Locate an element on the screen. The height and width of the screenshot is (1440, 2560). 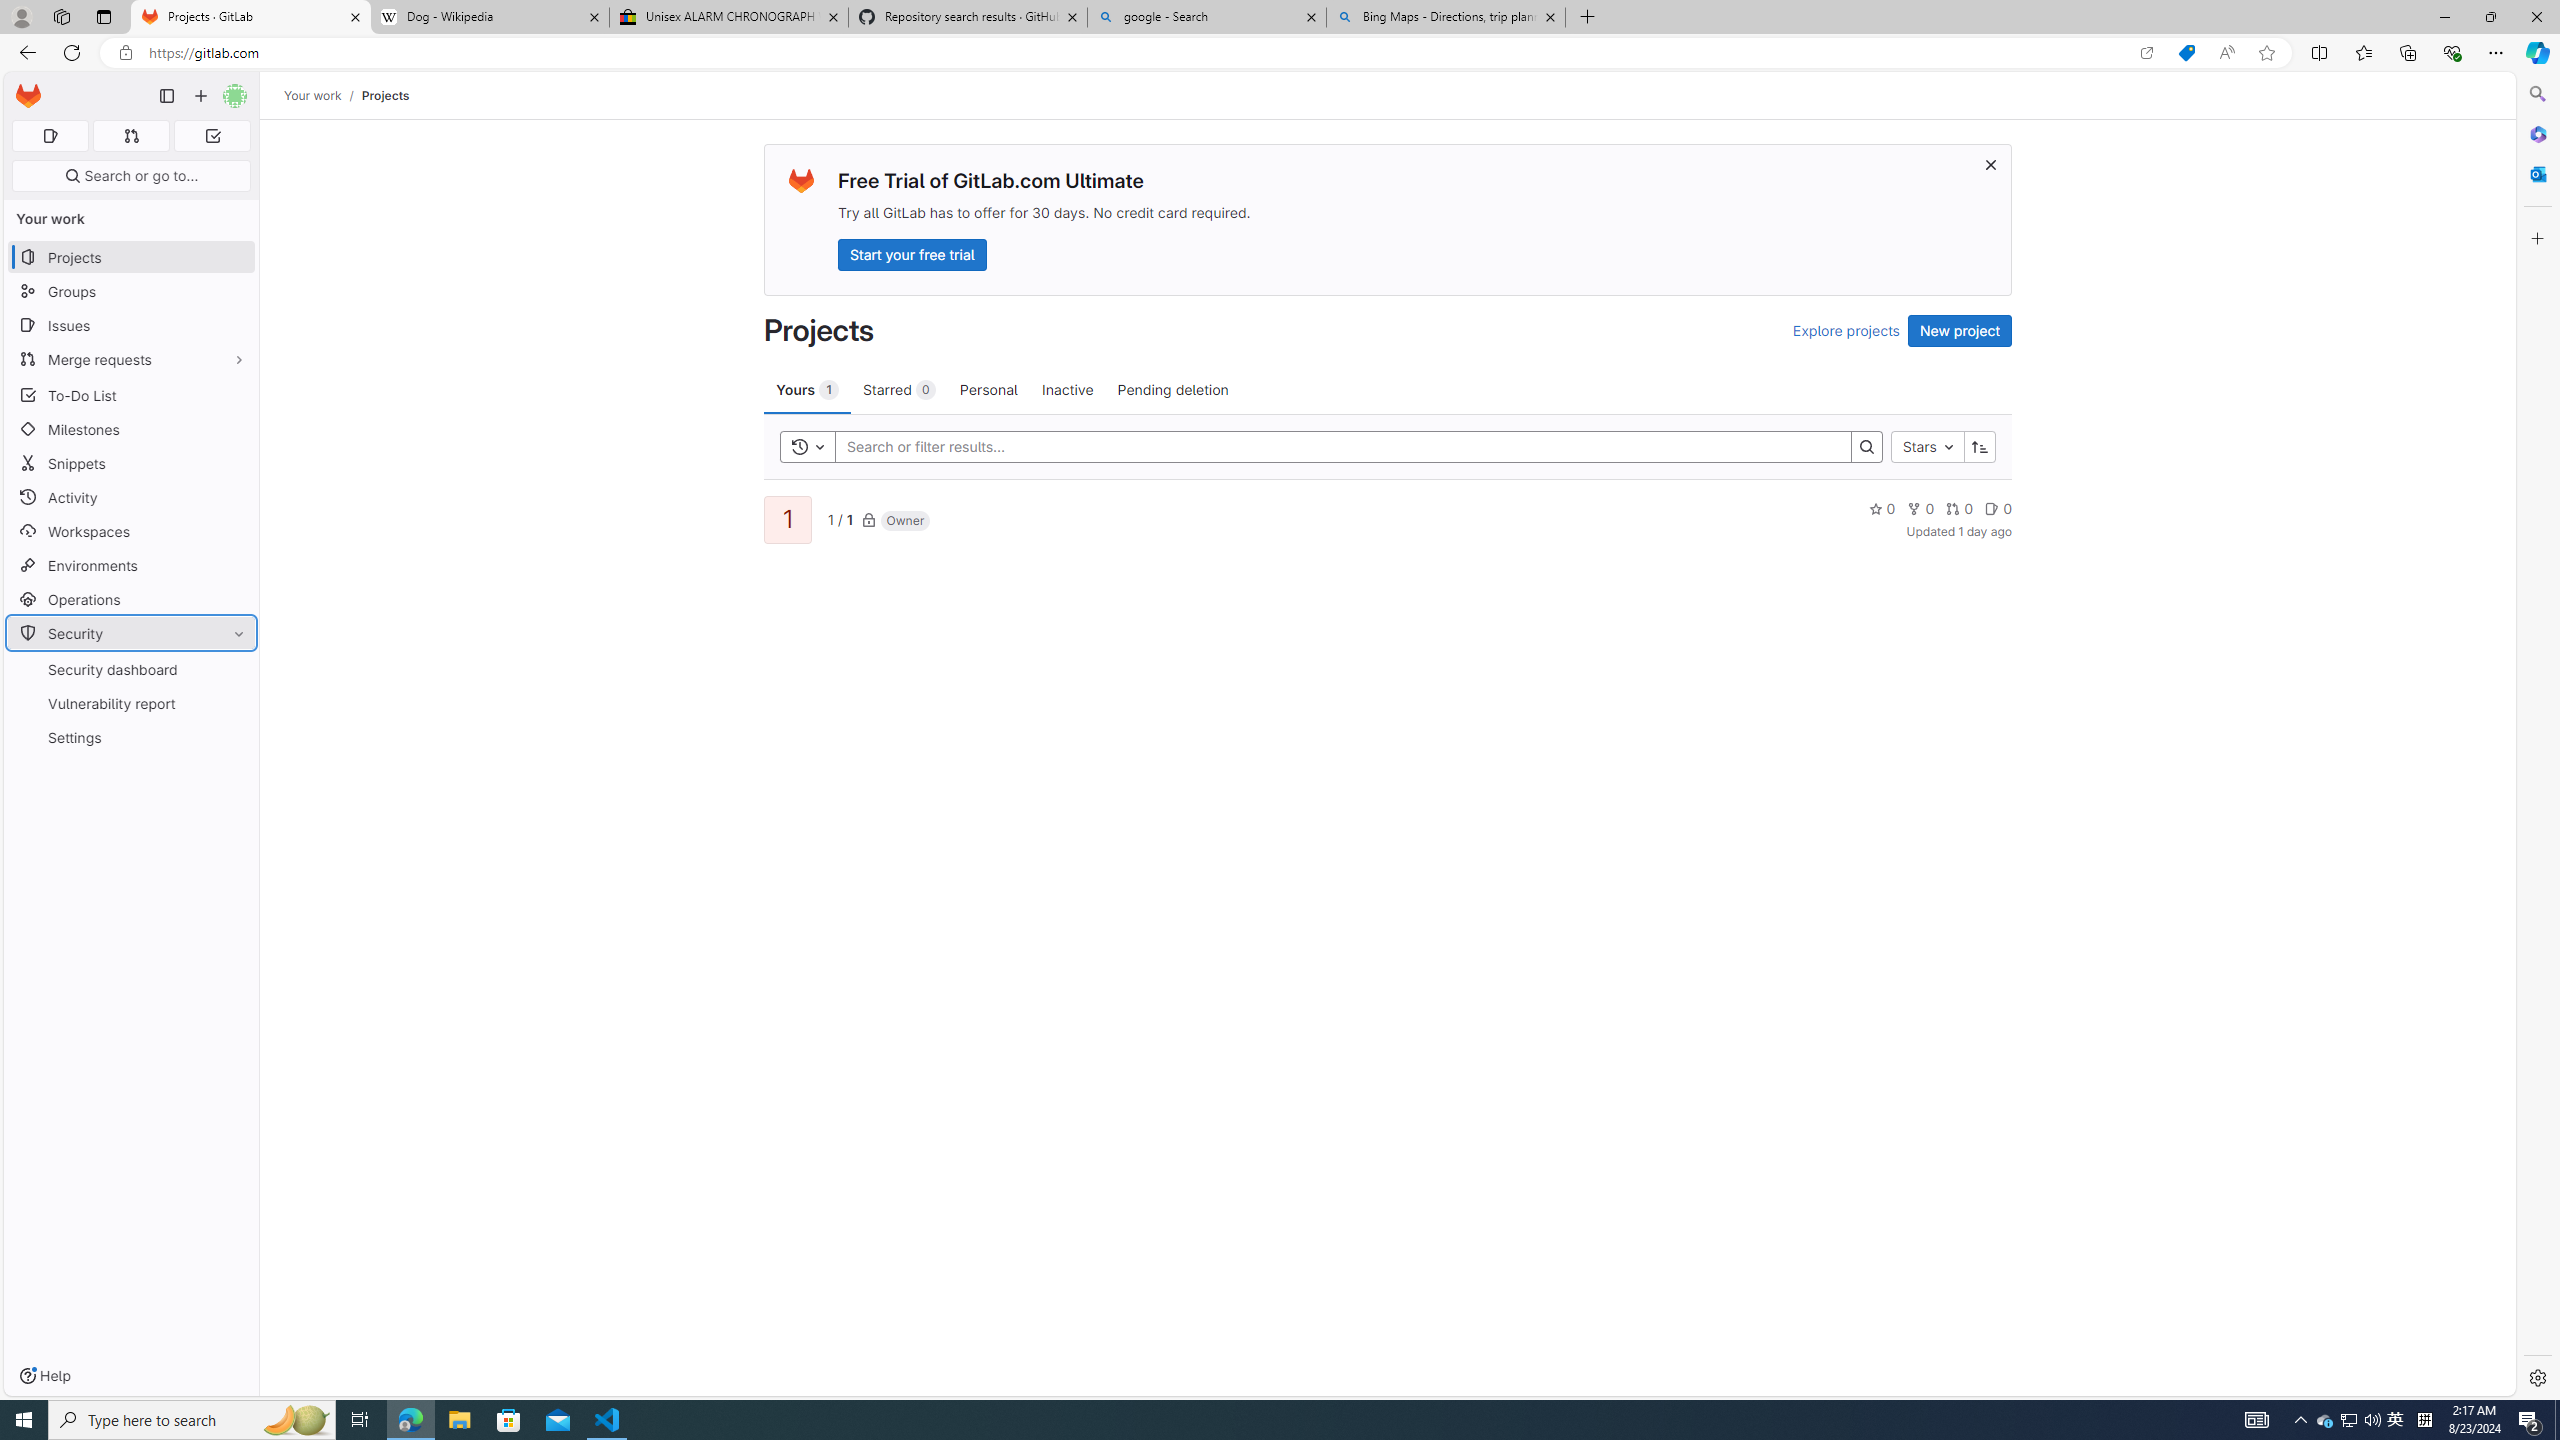
'Dismiss trial promotion' is located at coordinates (1989, 164).